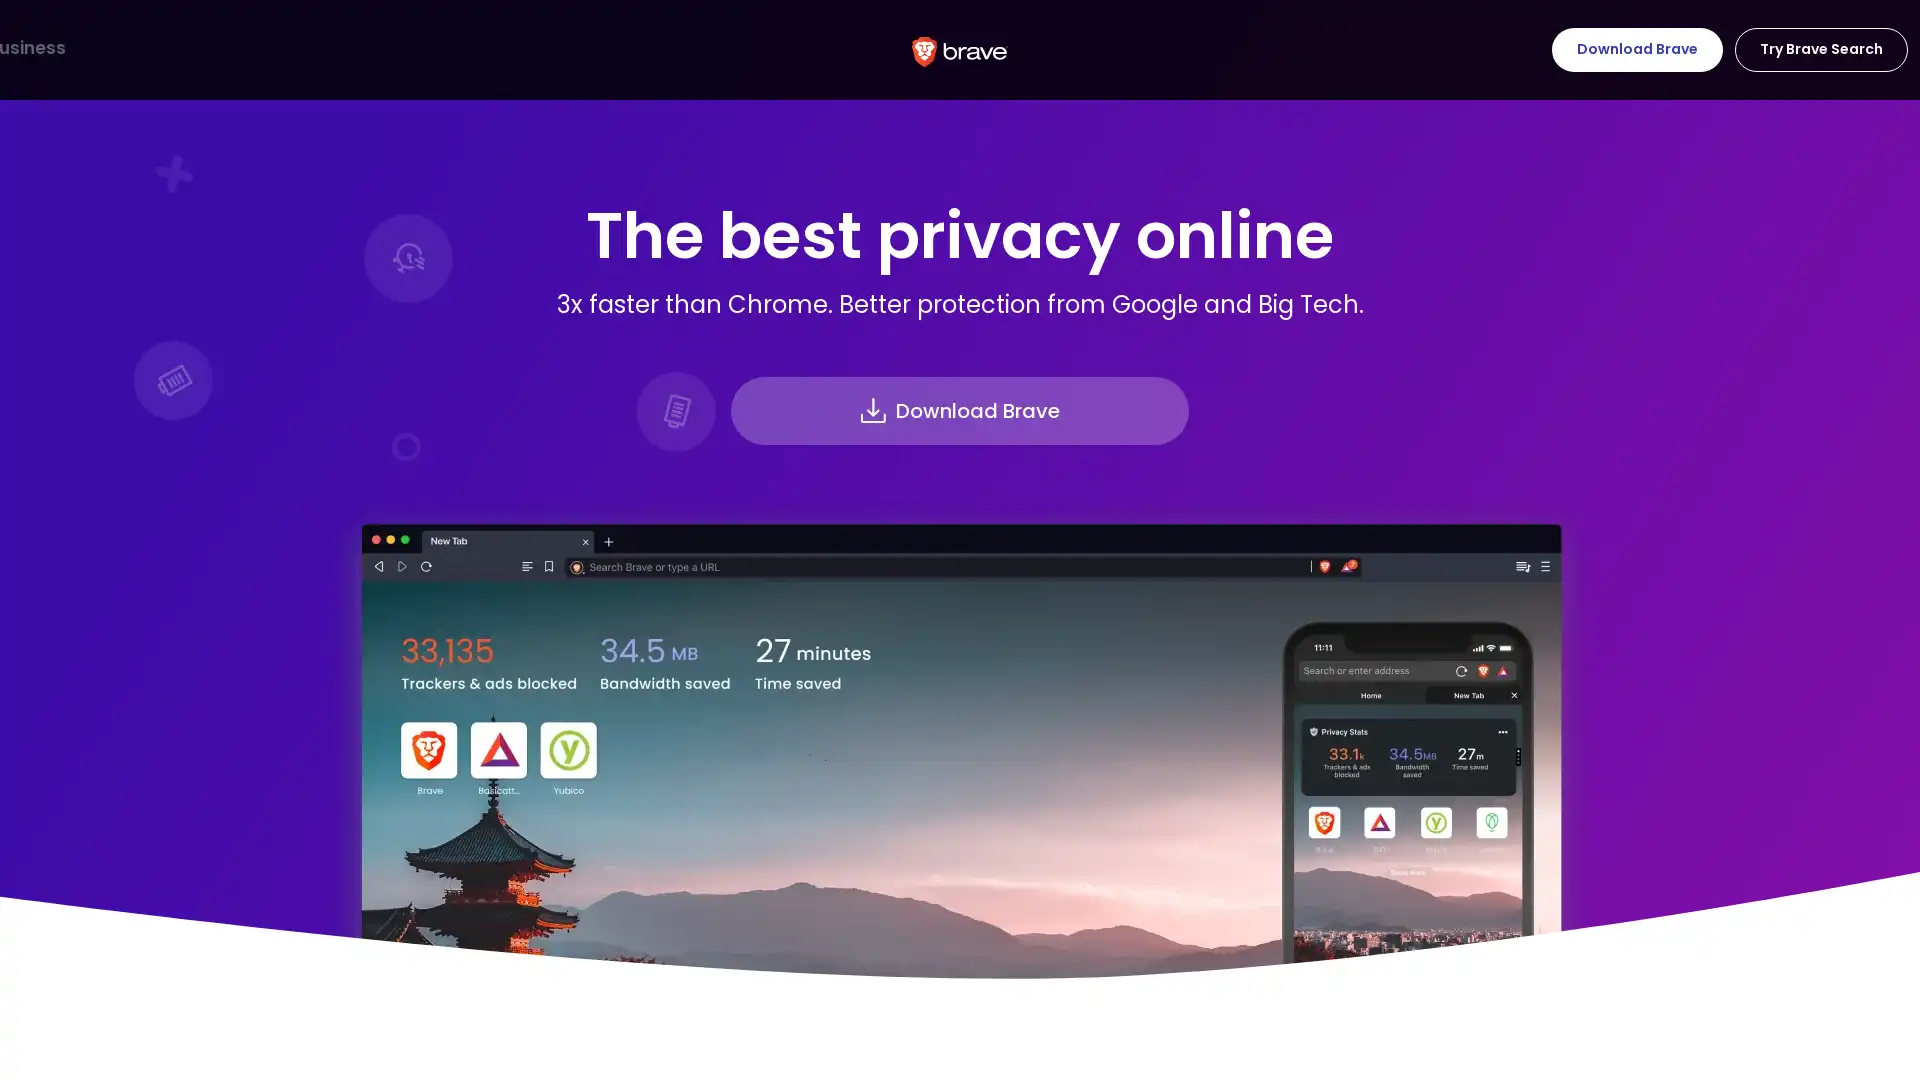 This screenshot has height=1080, width=1920. Describe the element at coordinates (364, 48) in the screenshot. I see `Resources` at that location.